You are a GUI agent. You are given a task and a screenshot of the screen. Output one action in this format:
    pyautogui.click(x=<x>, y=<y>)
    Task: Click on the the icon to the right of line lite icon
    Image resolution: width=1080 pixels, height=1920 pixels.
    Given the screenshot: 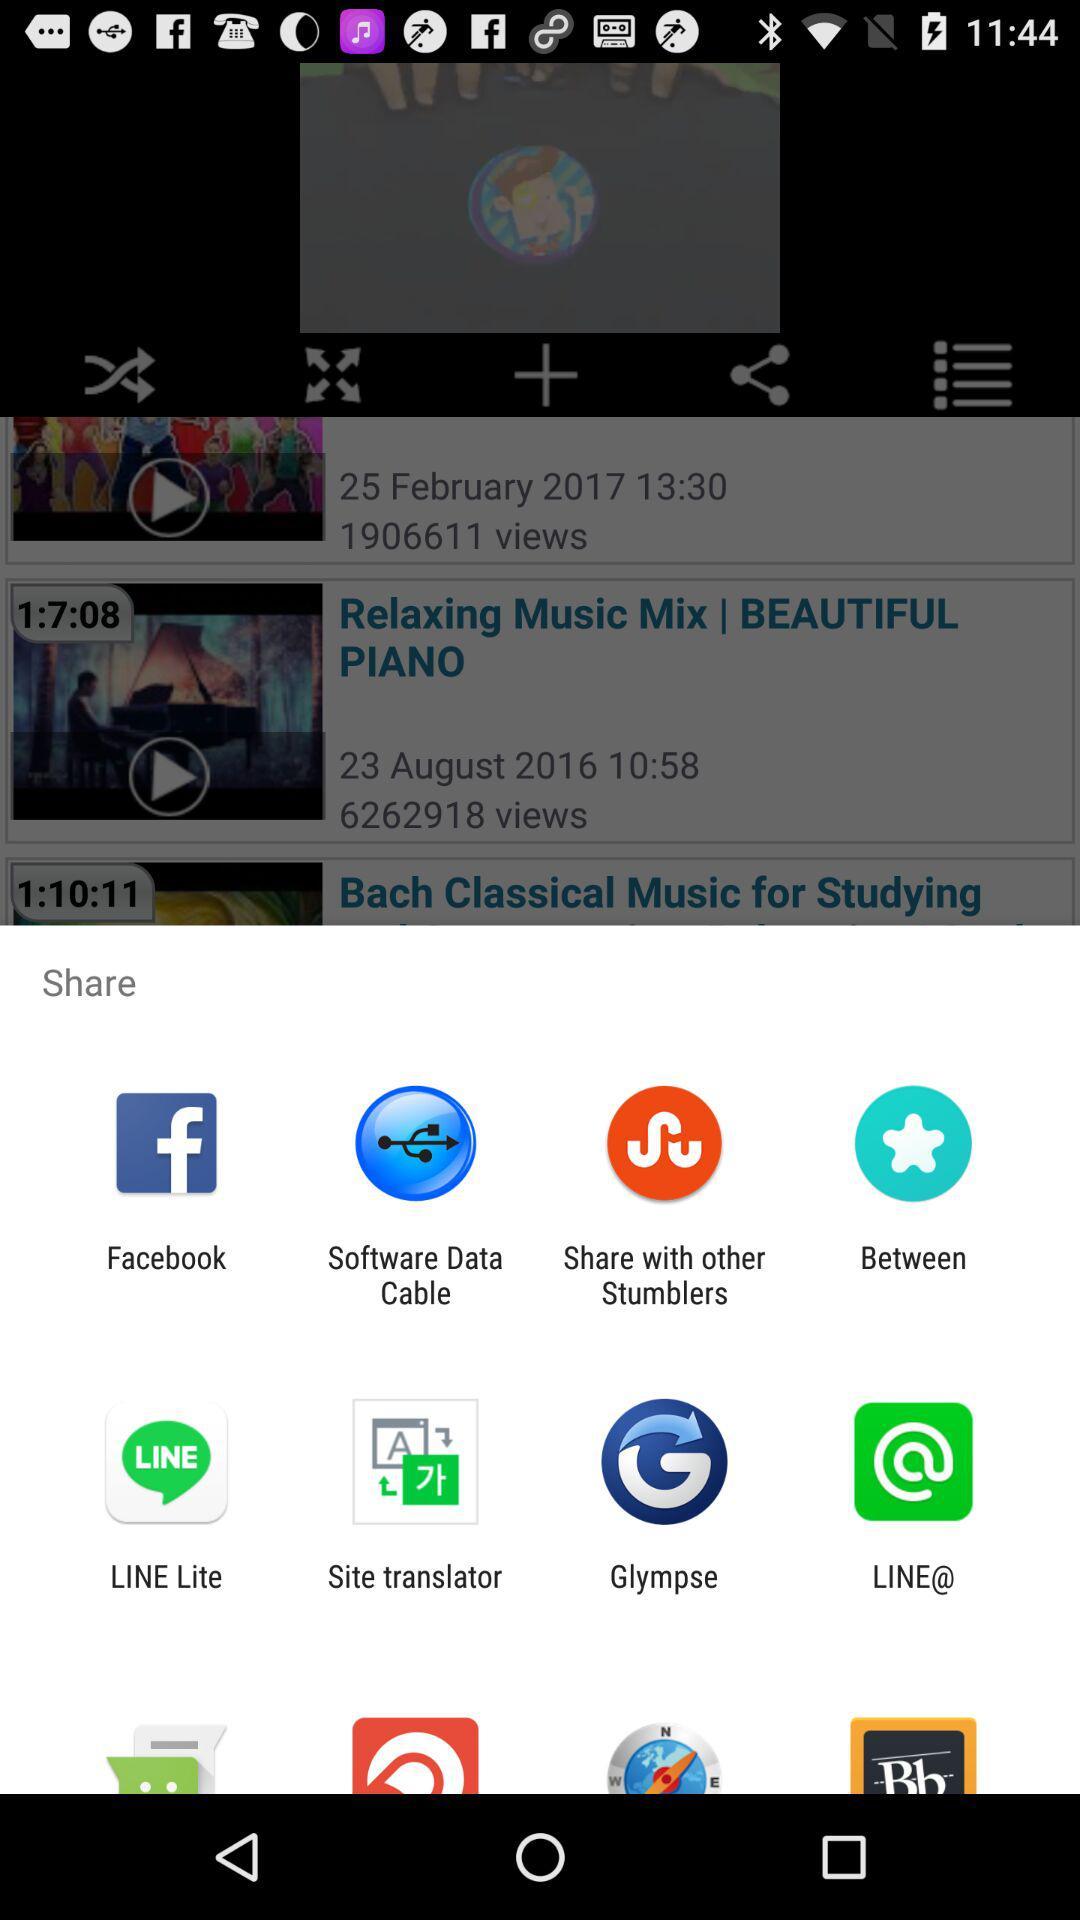 What is the action you would take?
    pyautogui.click(x=414, y=1592)
    